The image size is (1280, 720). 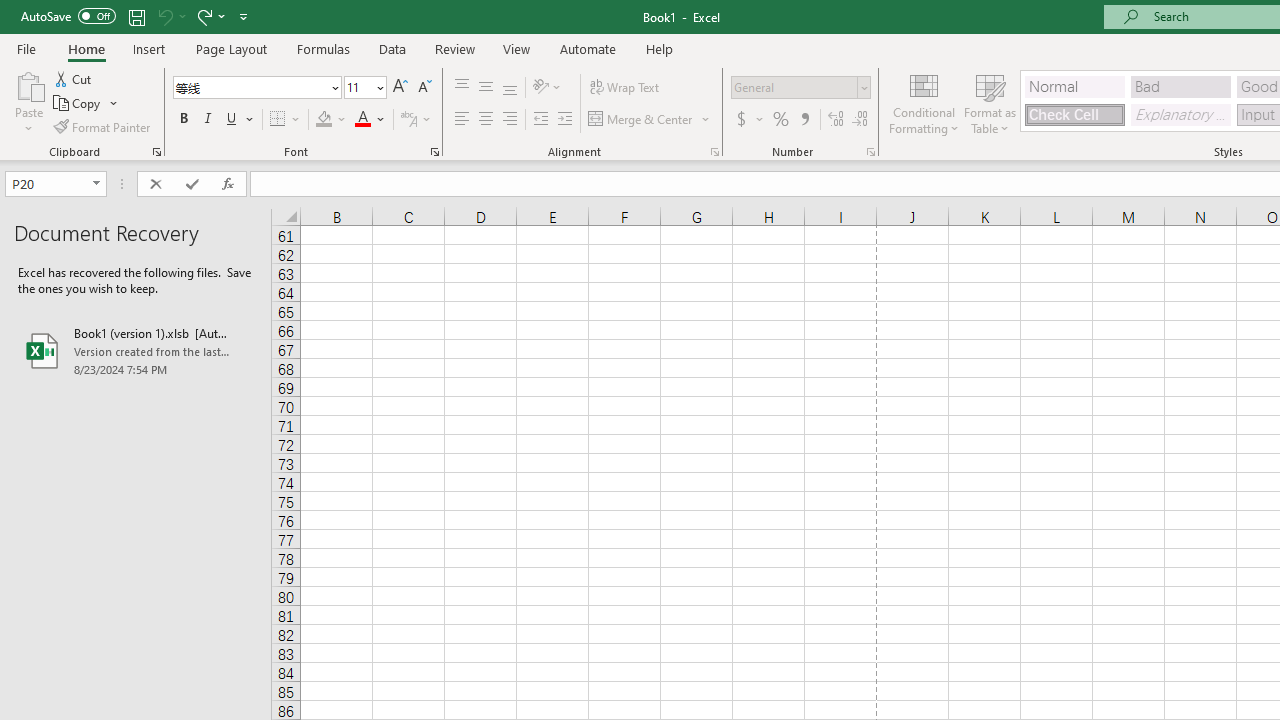 I want to click on 'Show Phonetic Field', so click(x=407, y=119).